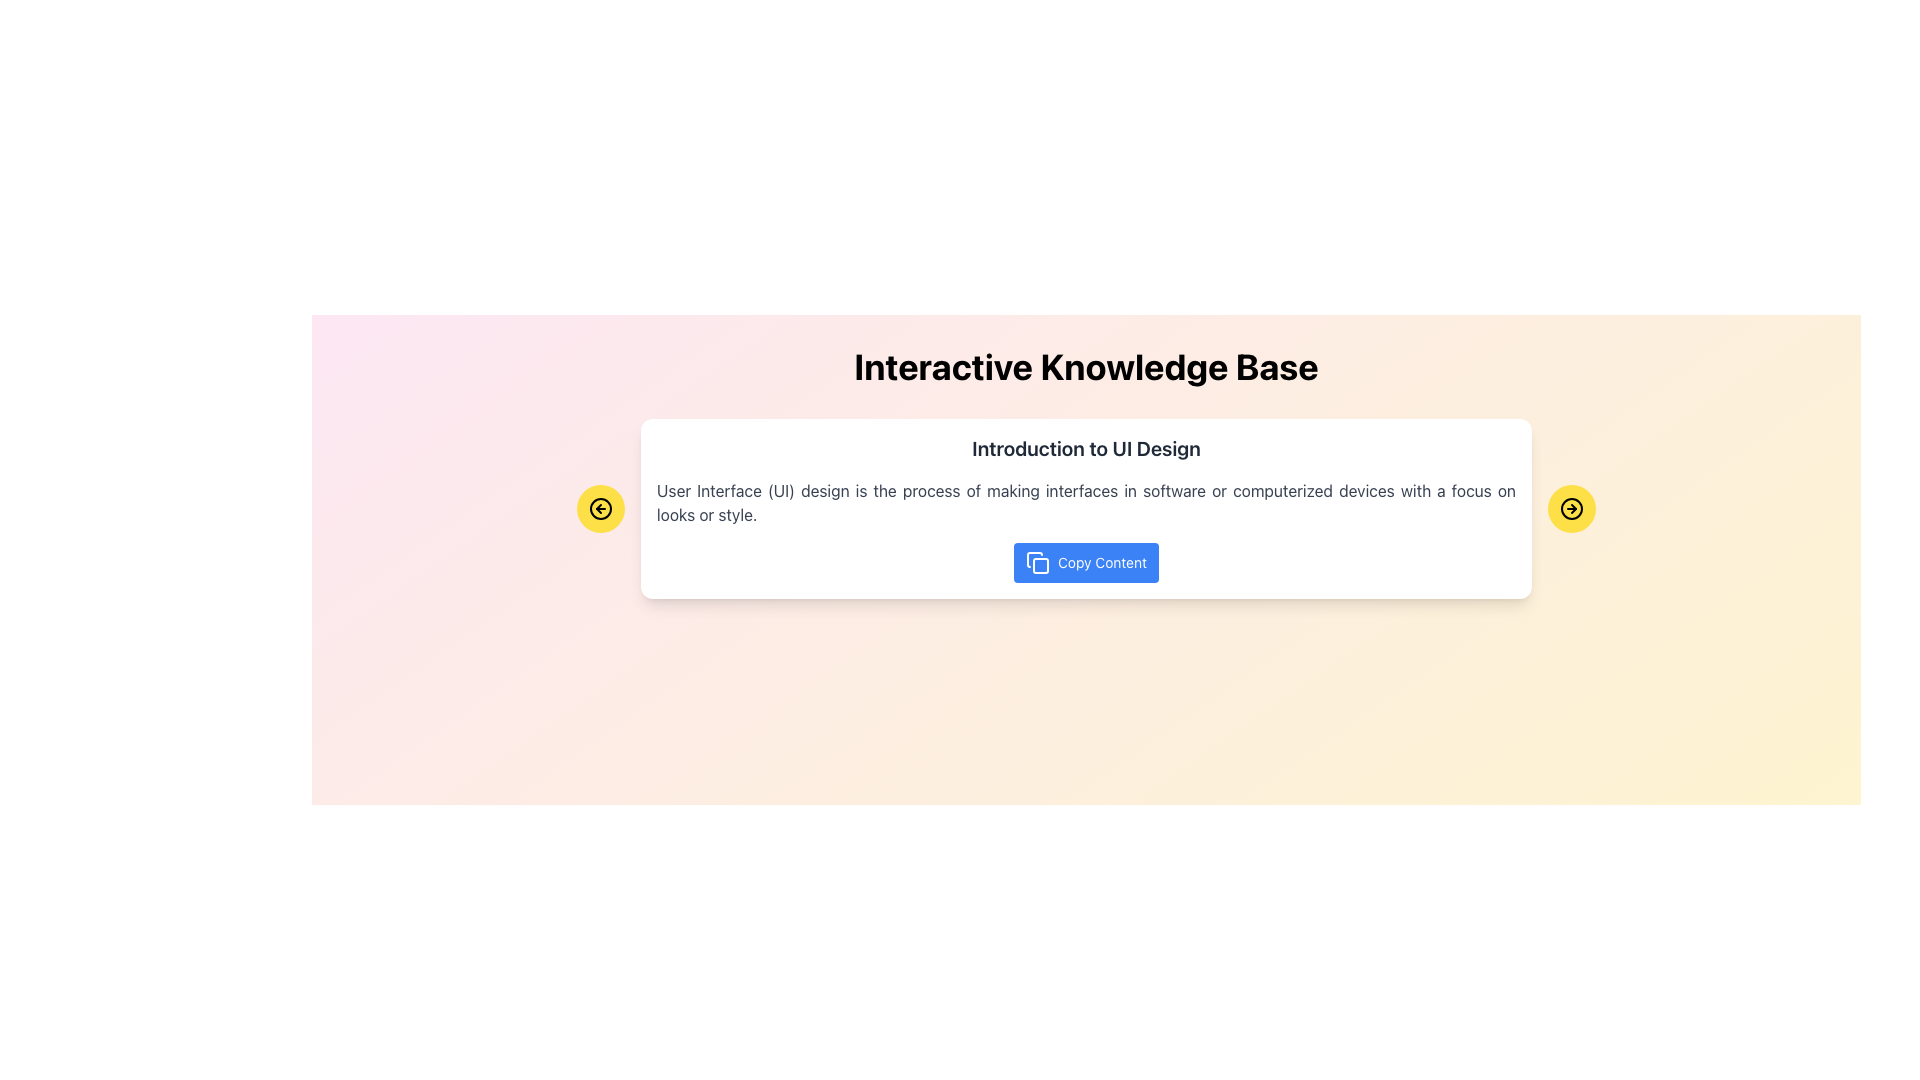 The image size is (1920, 1080). Describe the element at coordinates (1570, 508) in the screenshot. I see `the navigation button located at the bottom-right corner of the content card to observe its hover effect` at that location.